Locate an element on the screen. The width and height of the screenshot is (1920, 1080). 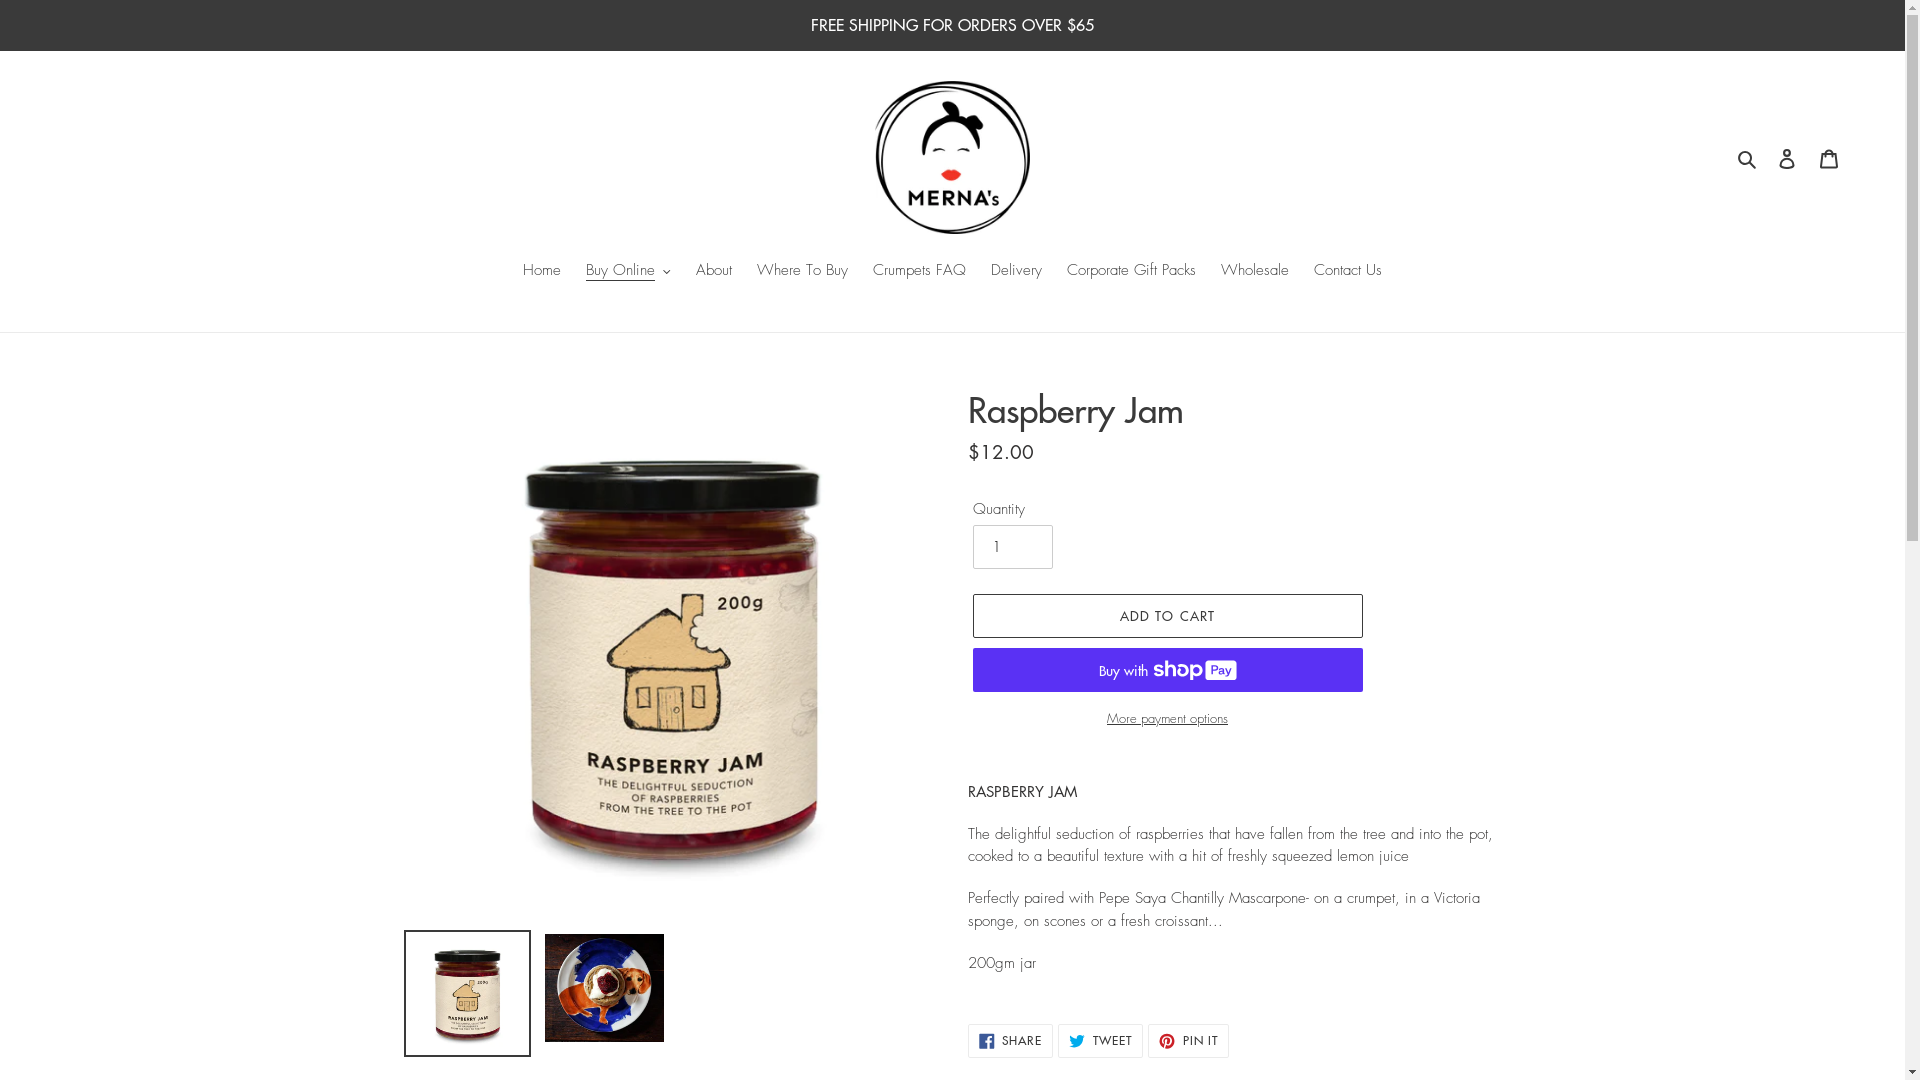
'About' is located at coordinates (714, 272).